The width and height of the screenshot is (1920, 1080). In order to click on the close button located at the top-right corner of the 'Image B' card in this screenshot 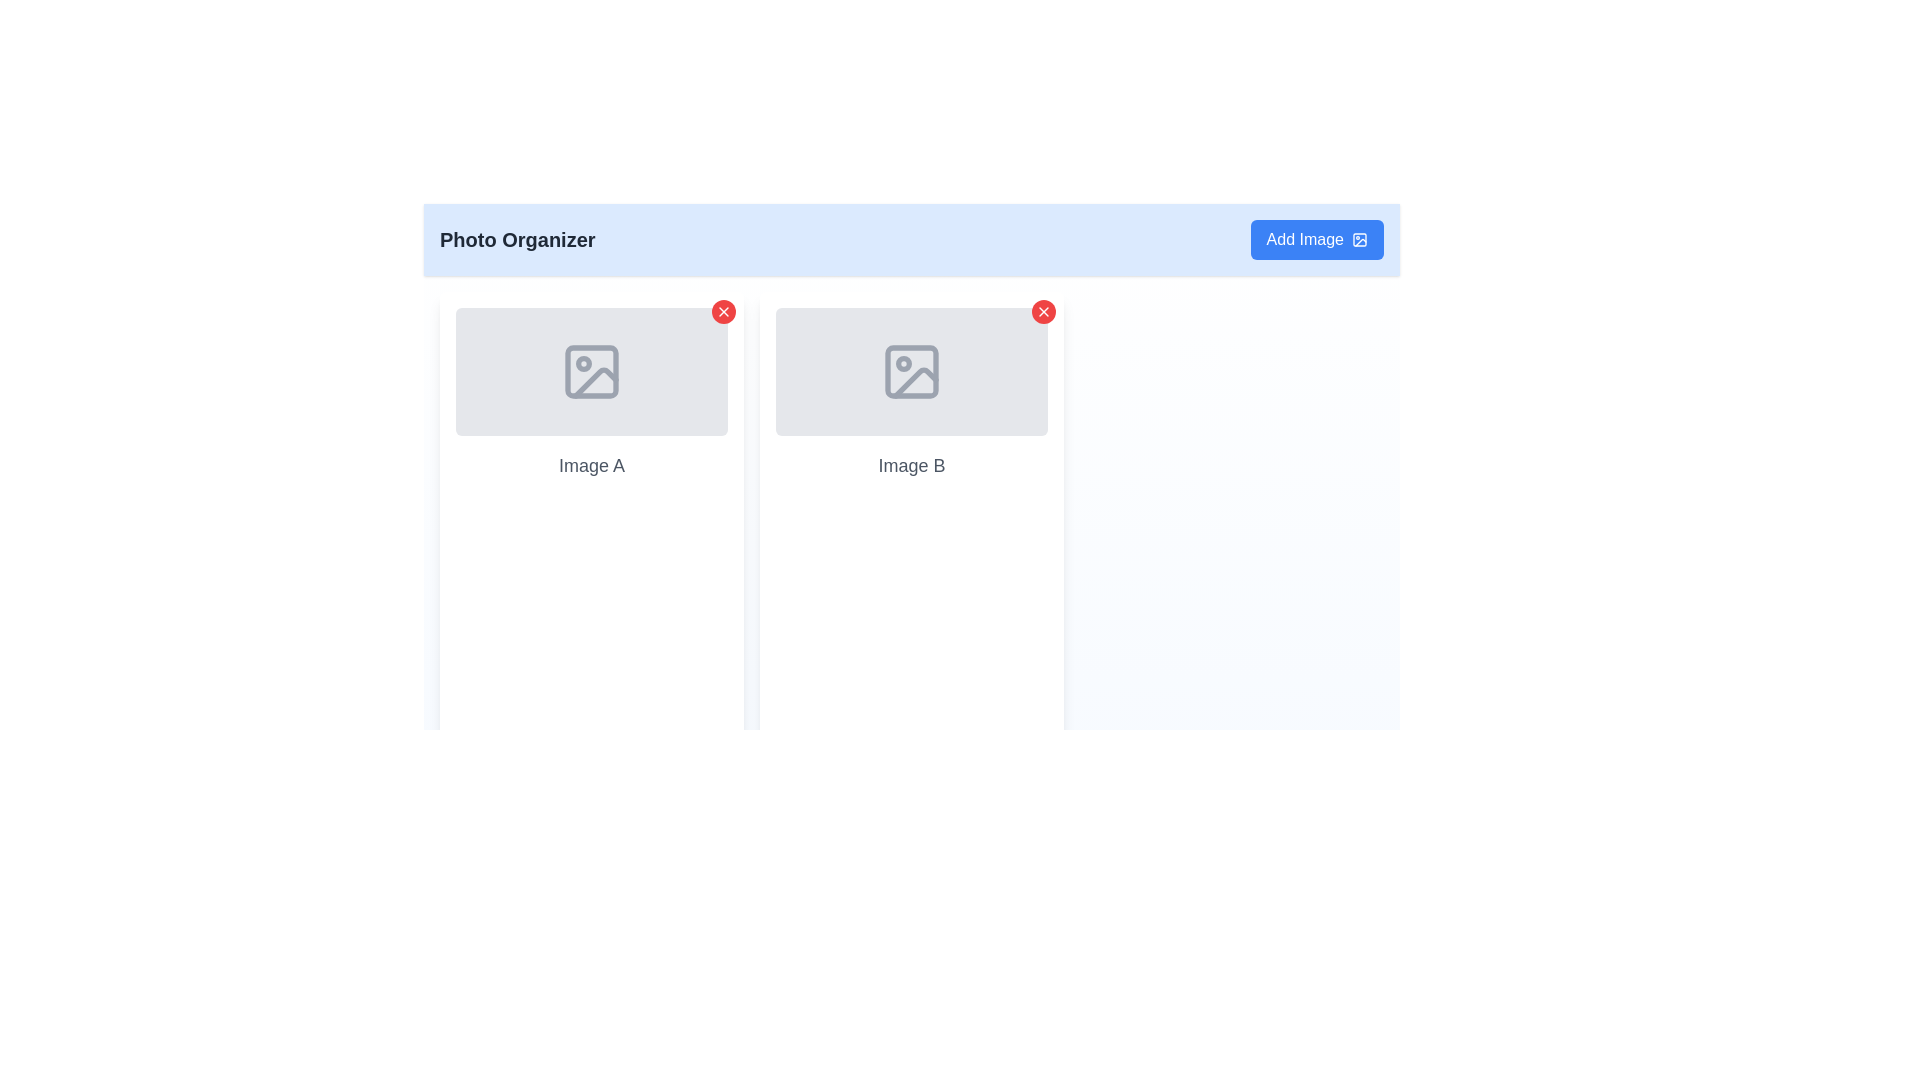, I will do `click(1042, 312)`.